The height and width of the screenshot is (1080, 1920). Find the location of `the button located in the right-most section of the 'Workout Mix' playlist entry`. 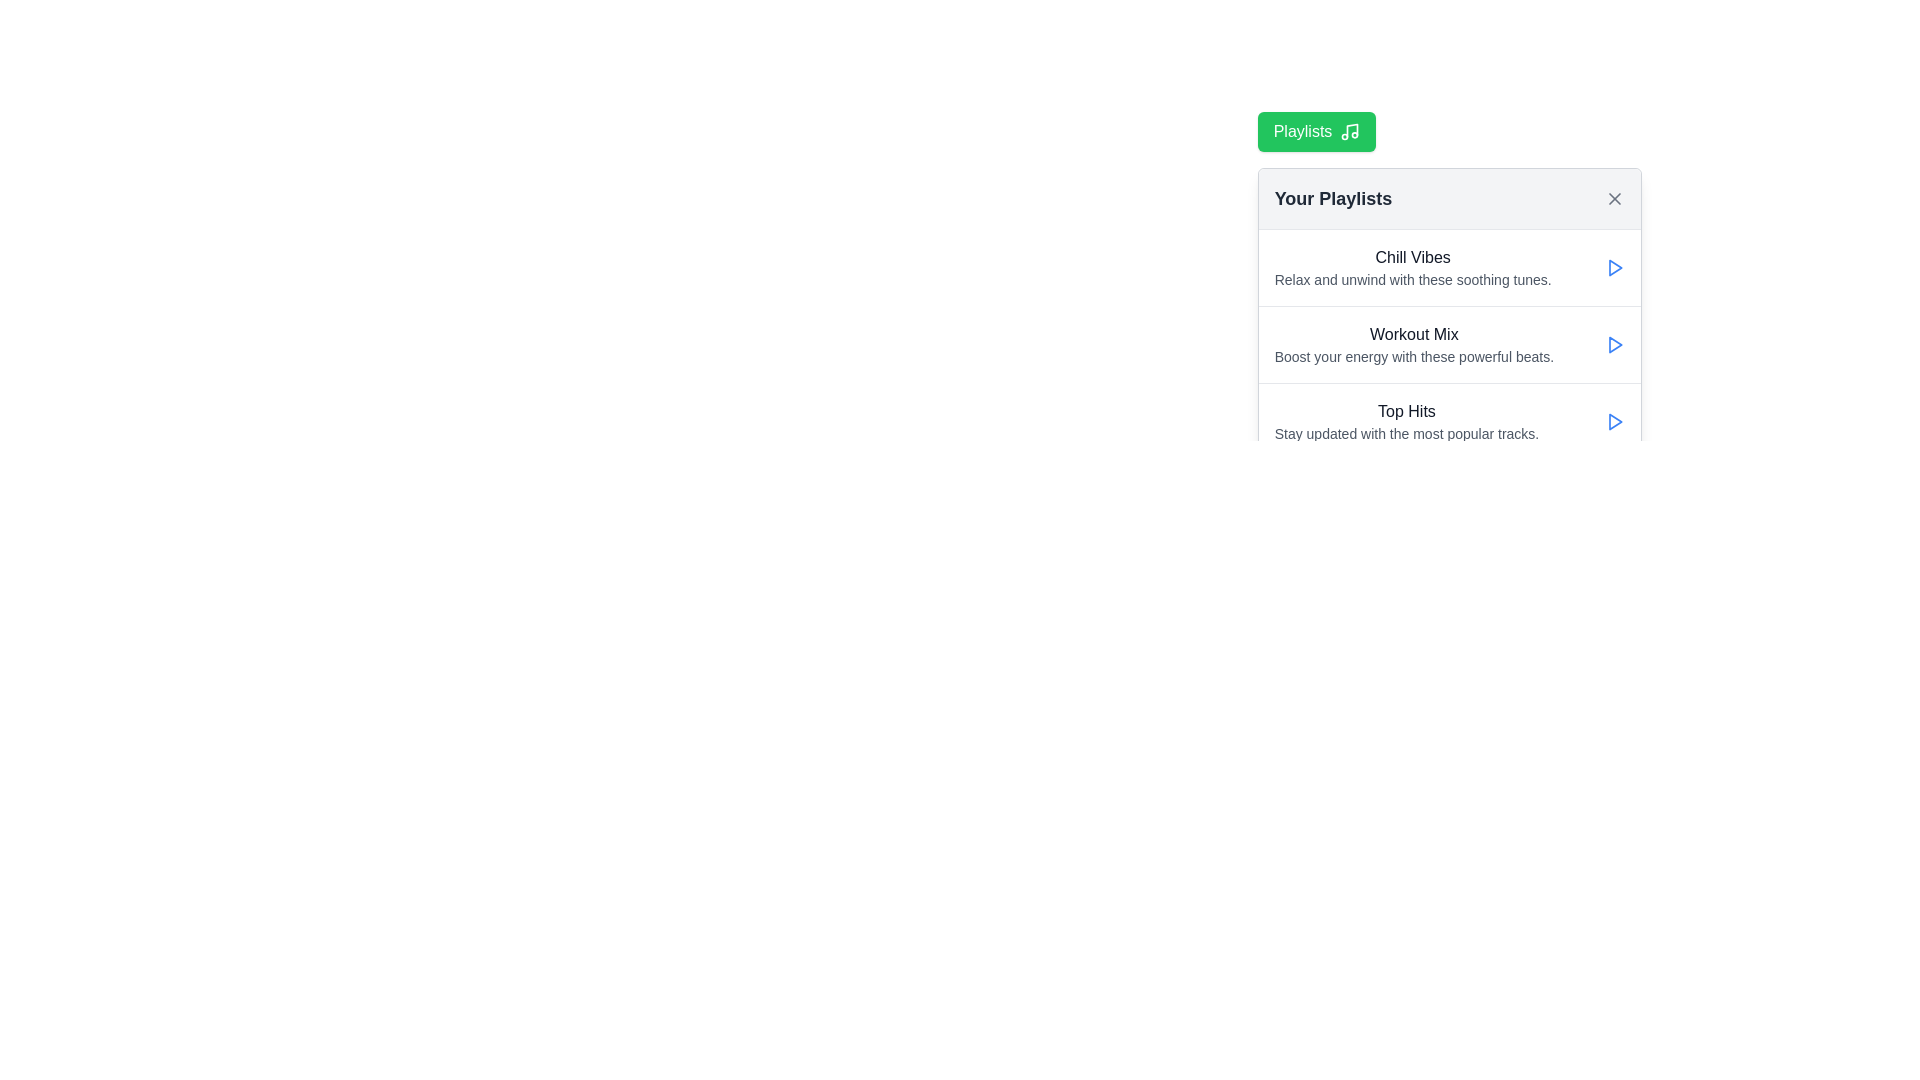

the button located in the right-most section of the 'Workout Mix' playlist entry is located at coordinates (1614, 343).